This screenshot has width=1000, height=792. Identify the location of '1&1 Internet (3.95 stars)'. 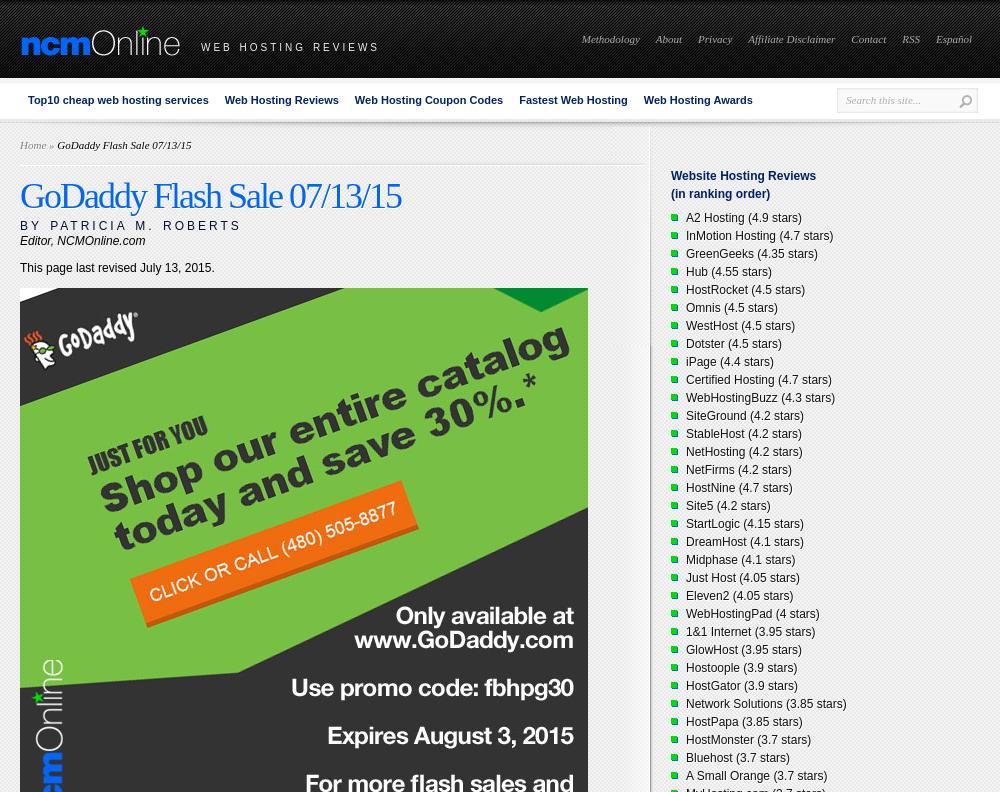
(750, 631).